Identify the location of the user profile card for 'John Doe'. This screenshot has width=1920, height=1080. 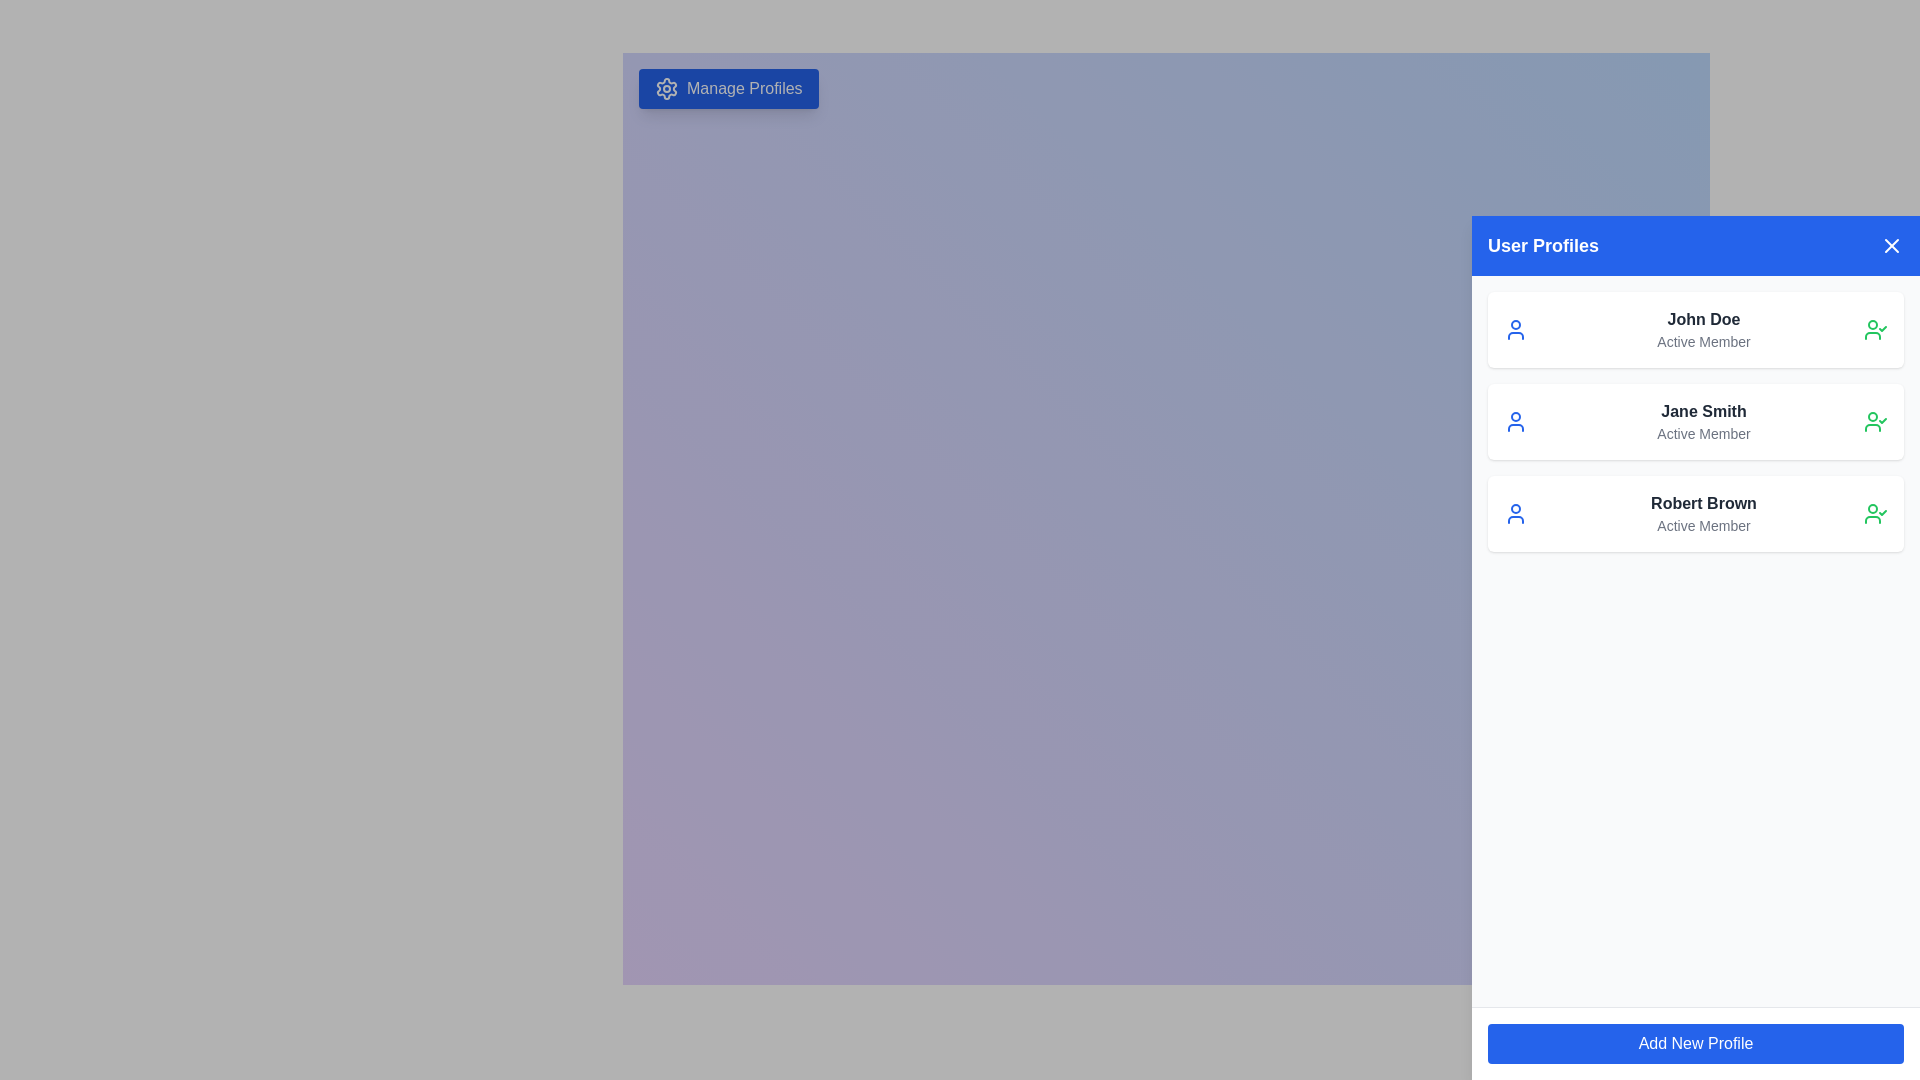
(1694, 329).